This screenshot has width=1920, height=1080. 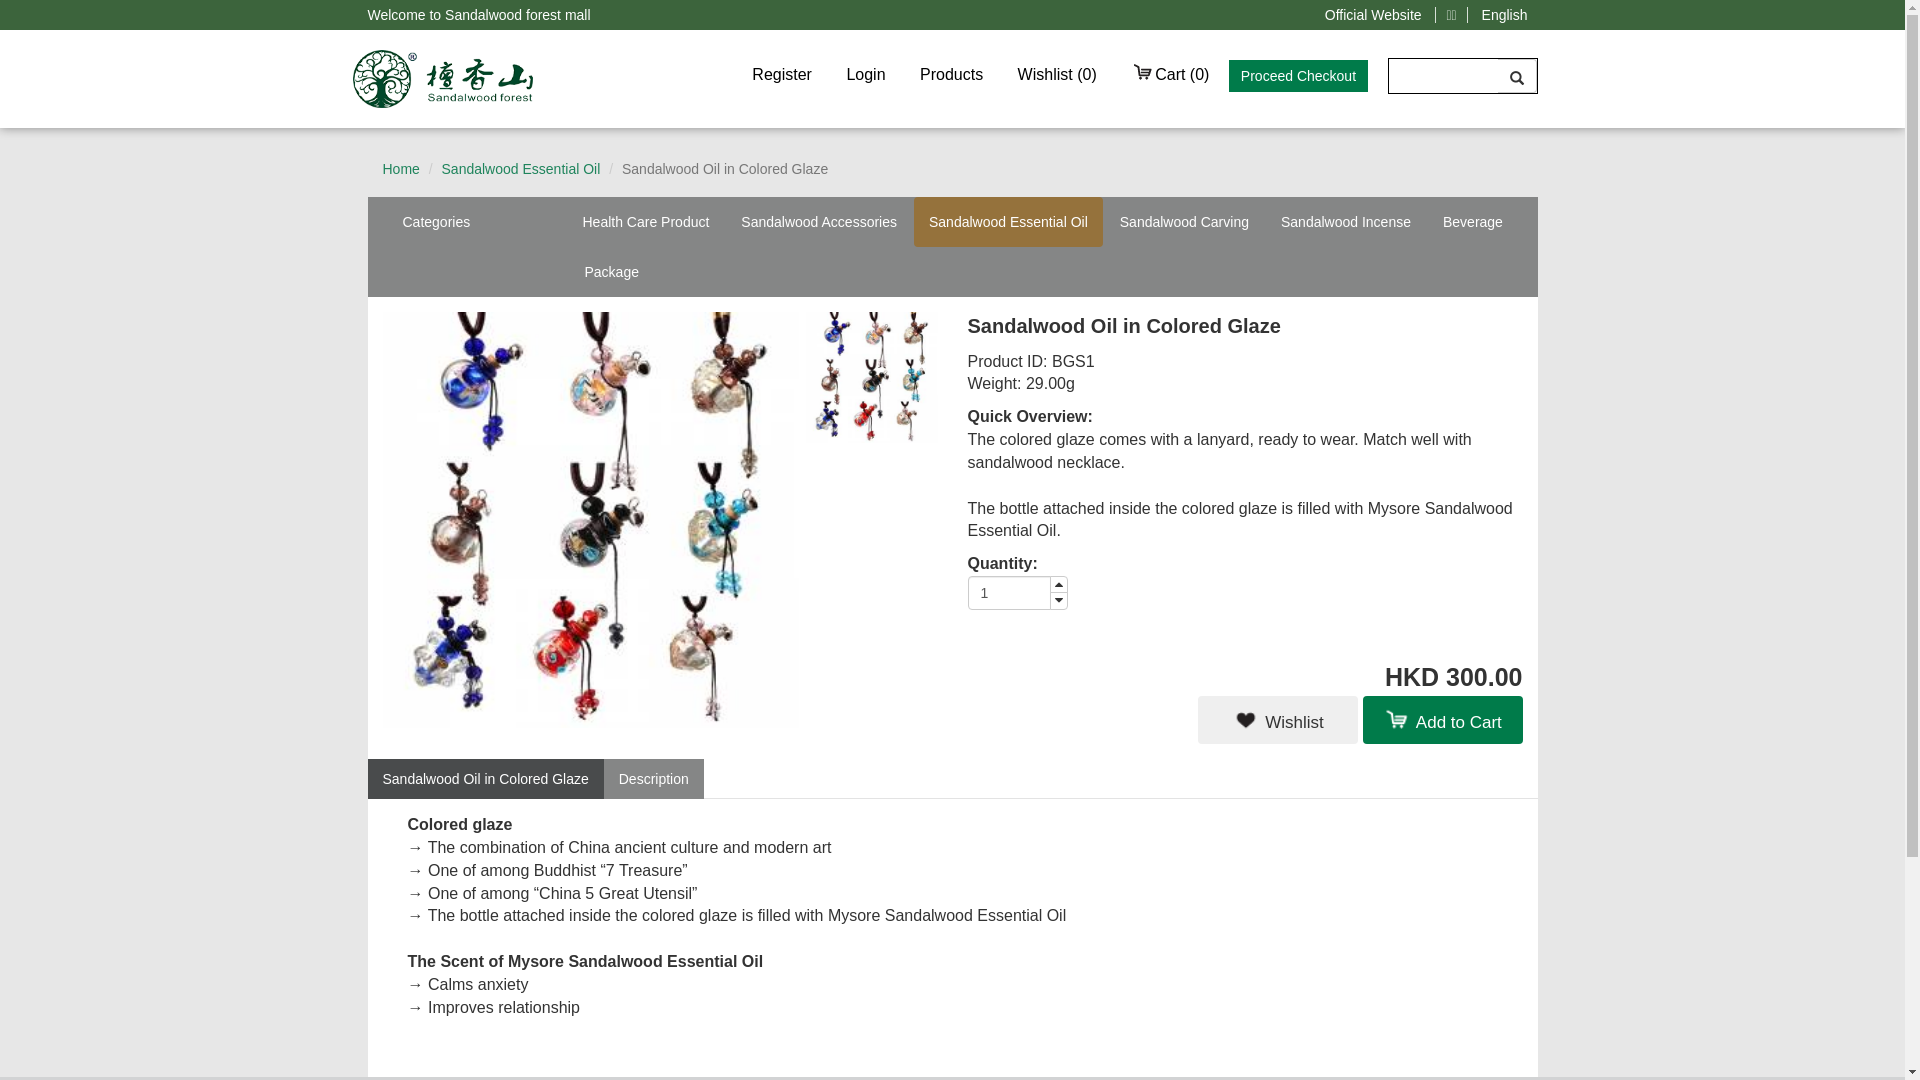 I want to click on 'Register', so click(x=781, y=73).